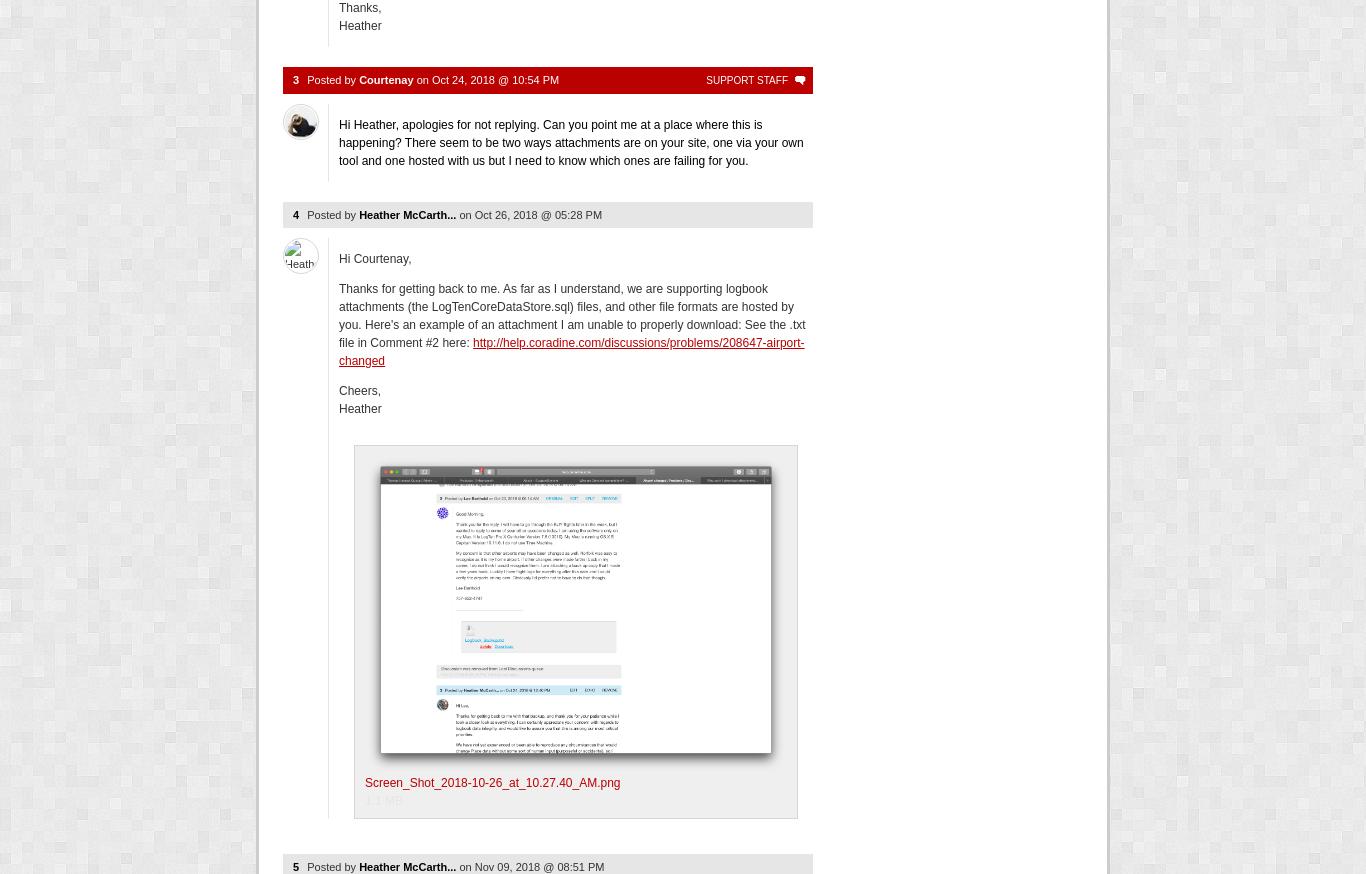  What do you see at coordinates (296, 79) in the screenshot?
I see `'3'` at bounding box center [296, 79].